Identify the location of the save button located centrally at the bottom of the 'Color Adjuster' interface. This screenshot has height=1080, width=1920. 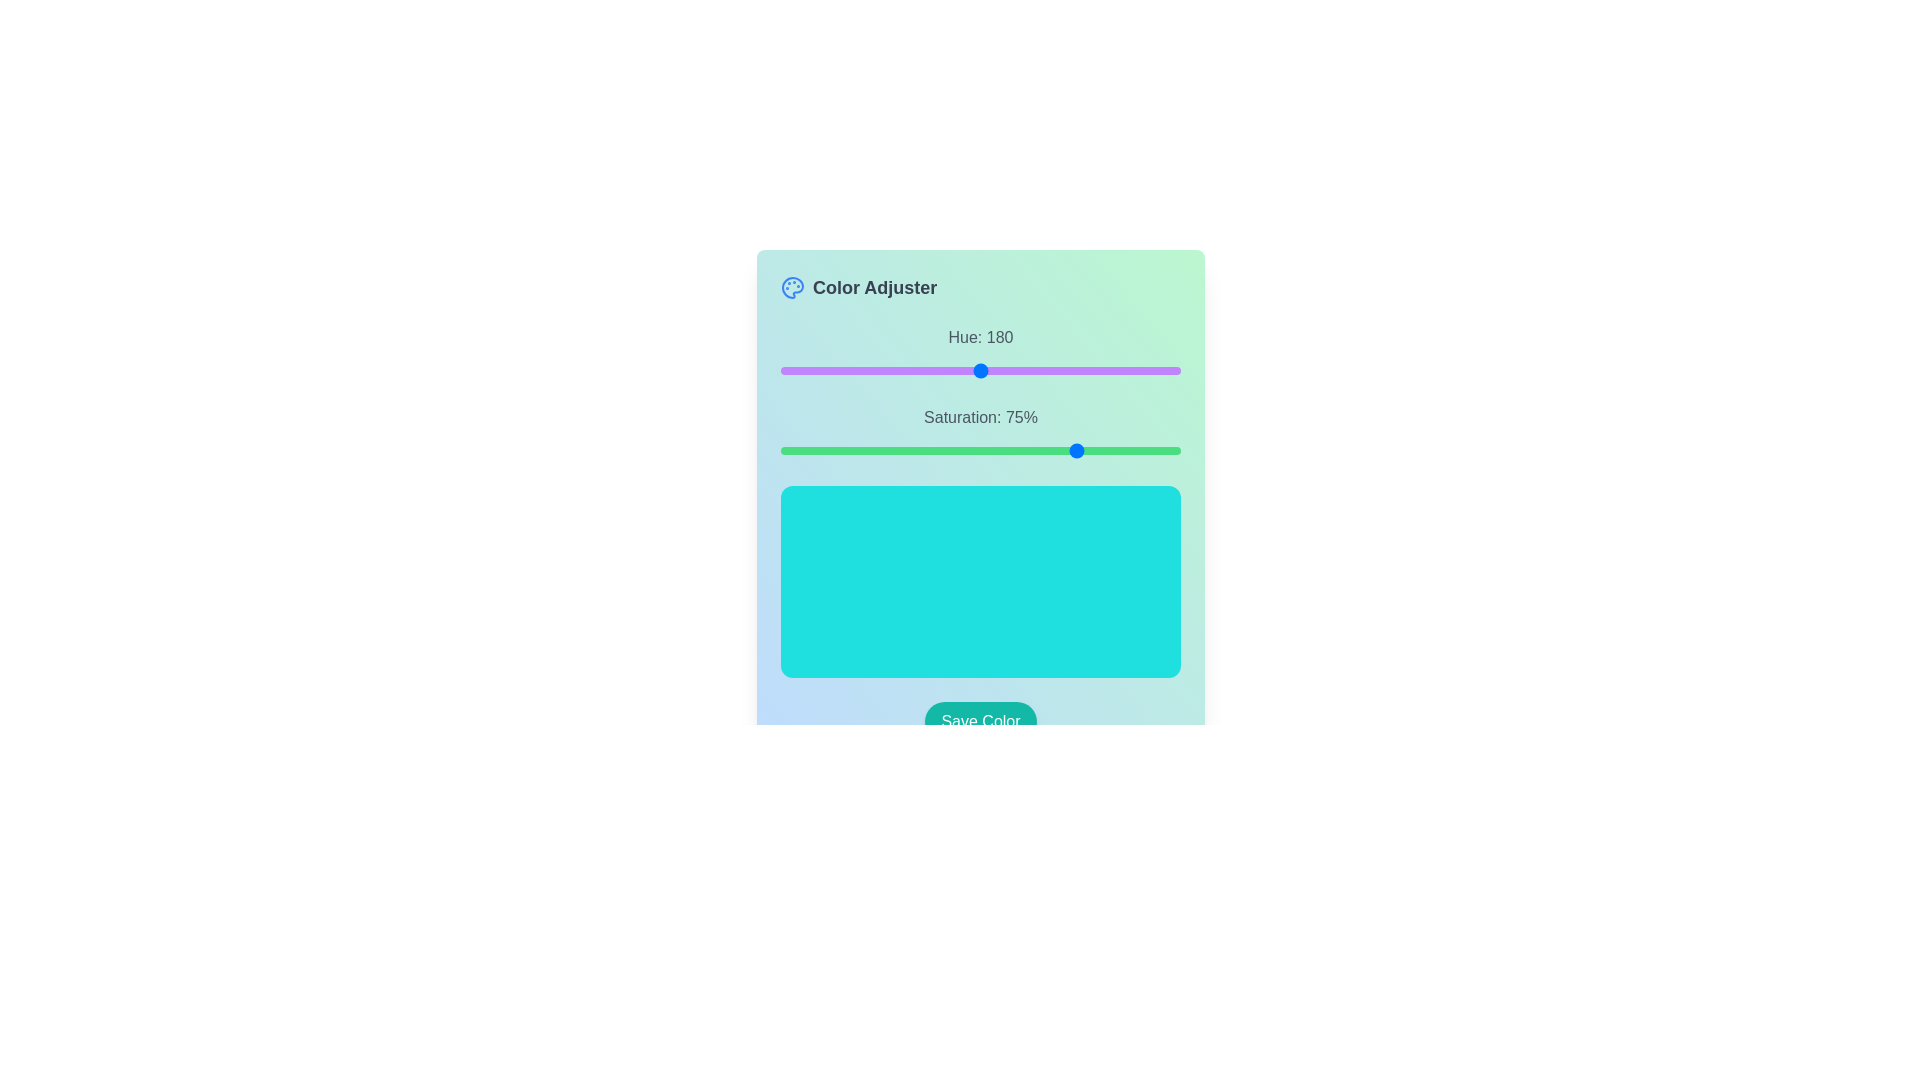
(980, 721).